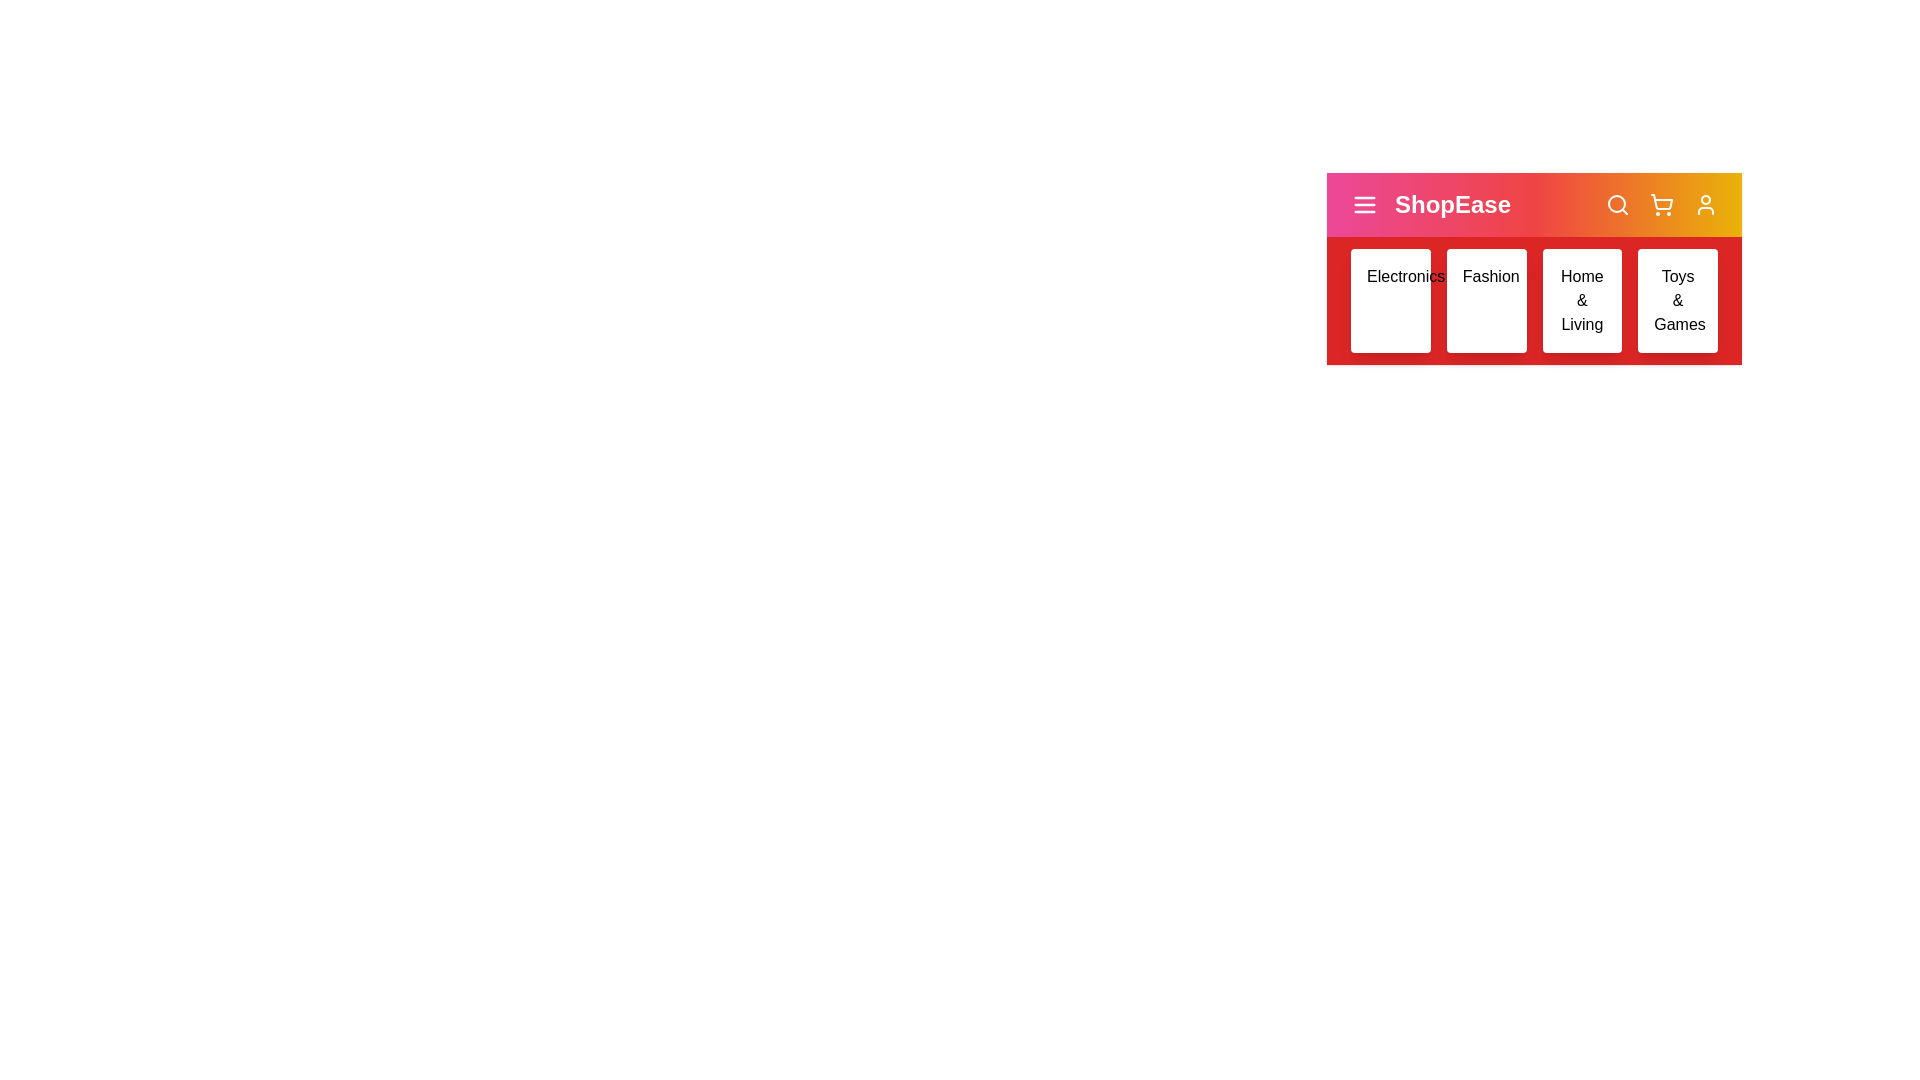  I want to click on the shopping cart icon to view the cart, so click(1661, 204).